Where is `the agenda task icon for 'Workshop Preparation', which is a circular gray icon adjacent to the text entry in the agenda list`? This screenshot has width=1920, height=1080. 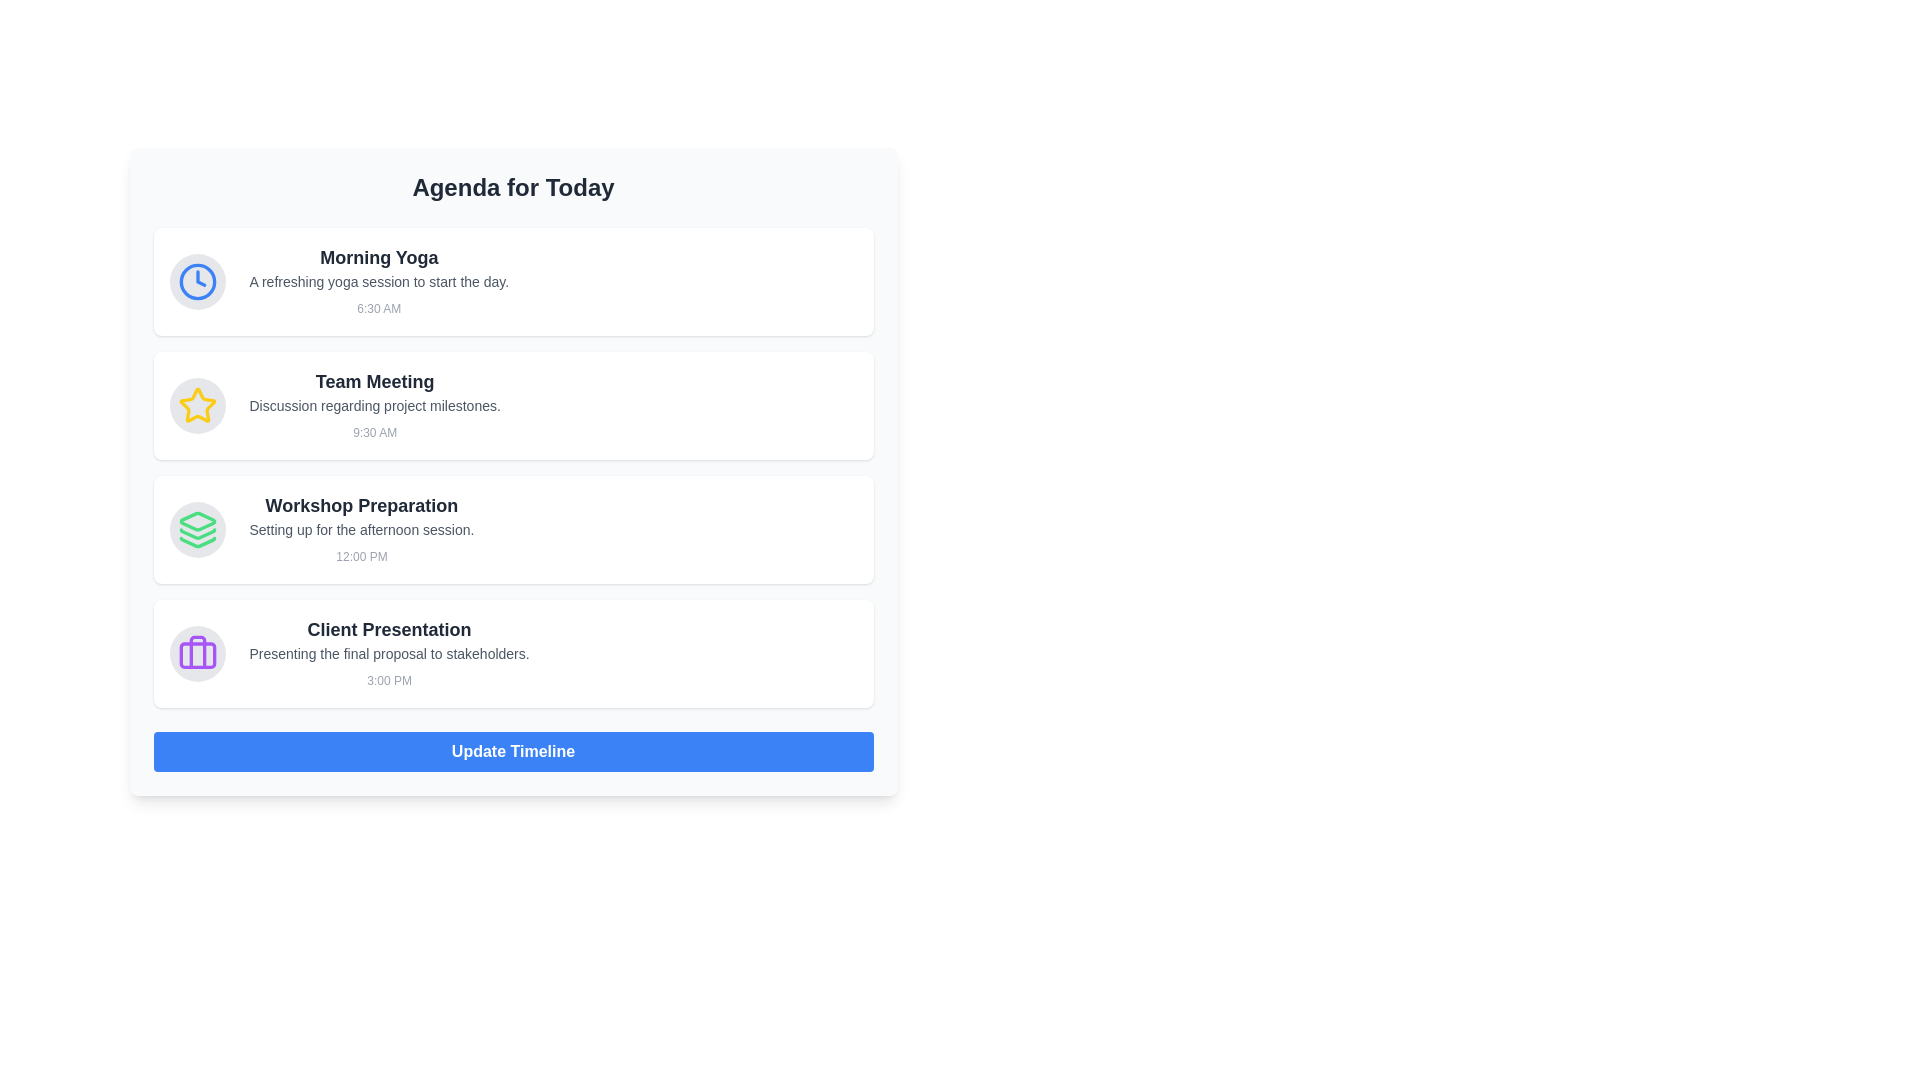 the agenda task icon for 'Workshop Preparation', which is a circular gray icon adjacent to the text entry in the agenda list is located at coordinates (197, 528).